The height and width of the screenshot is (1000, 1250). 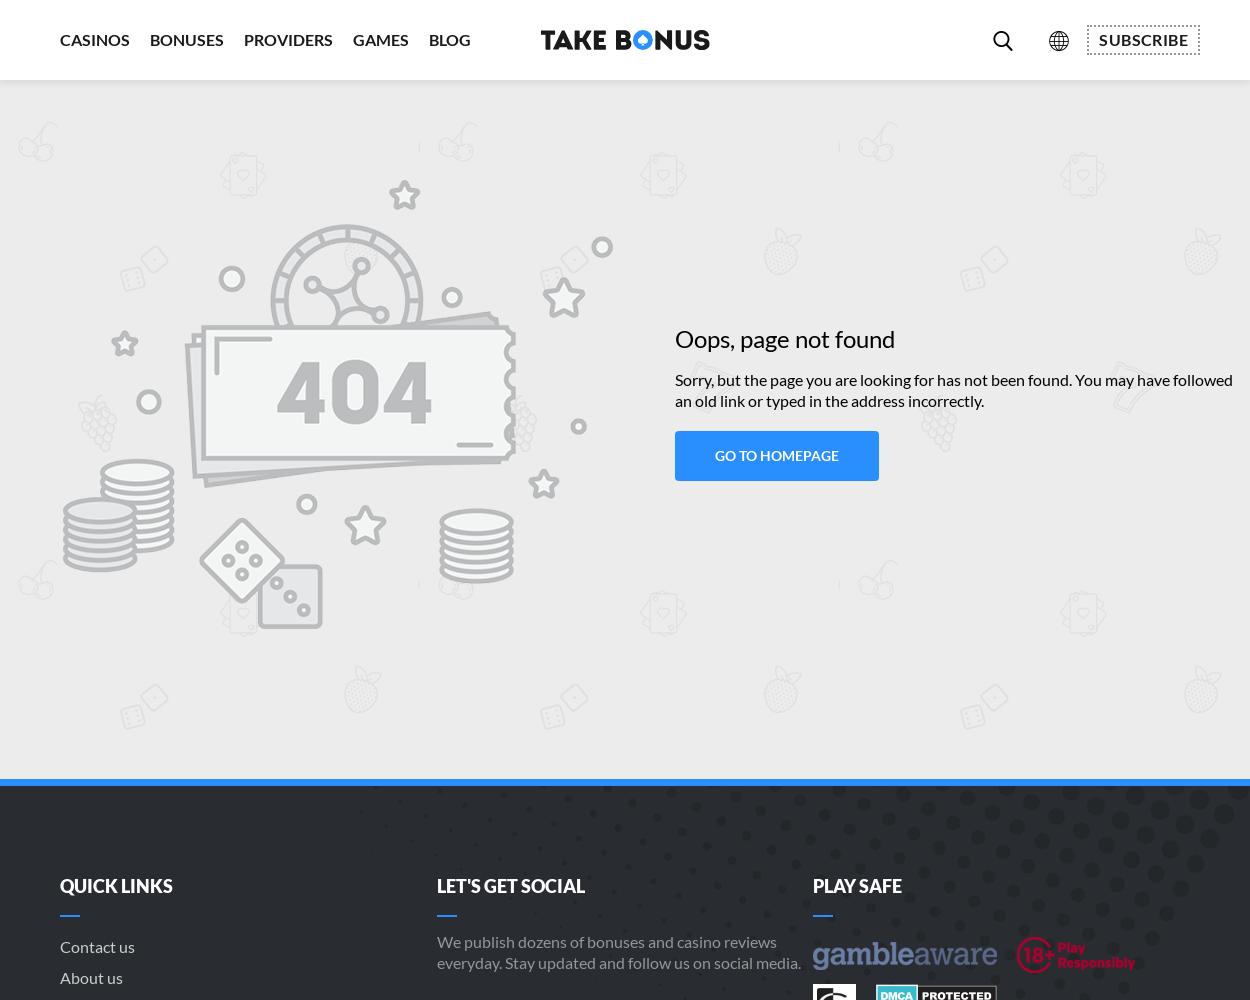 I want to click on 'Providers', so click(x=288, y=39).